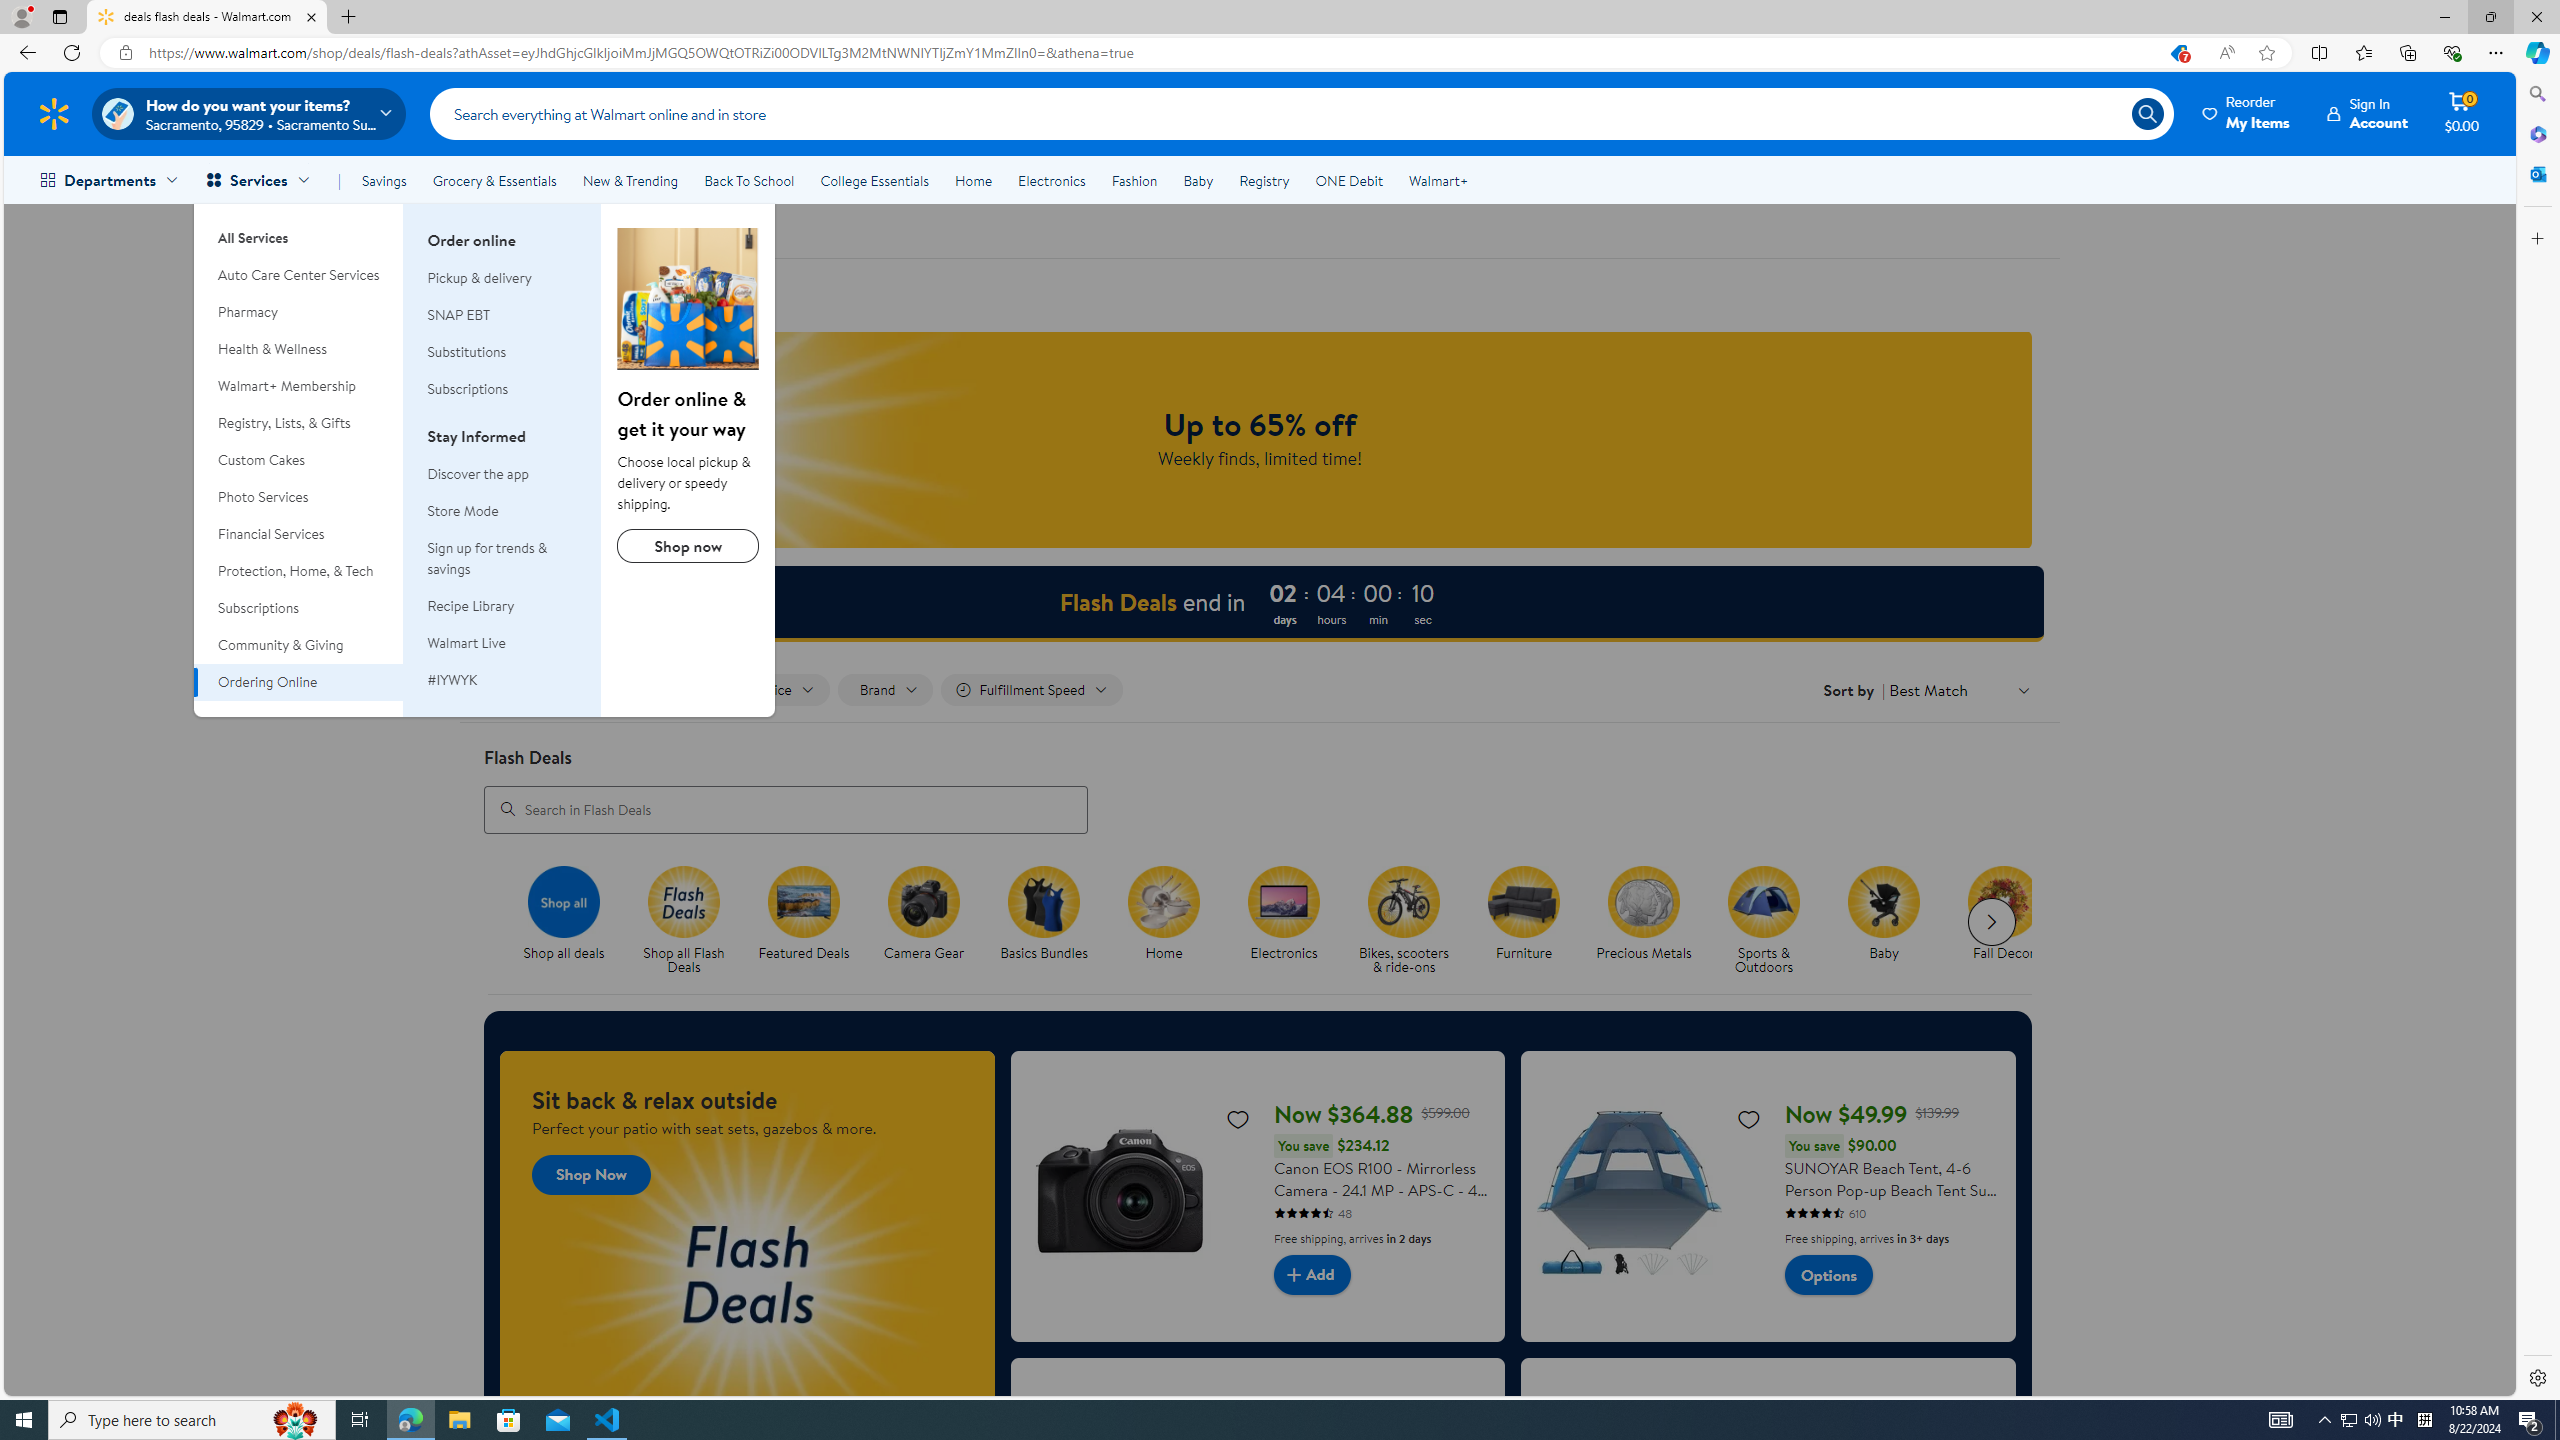  What do you see at coordinates (298, 229) in the screenshot?
I see `'All Services'` at bounding box center [298, 229].